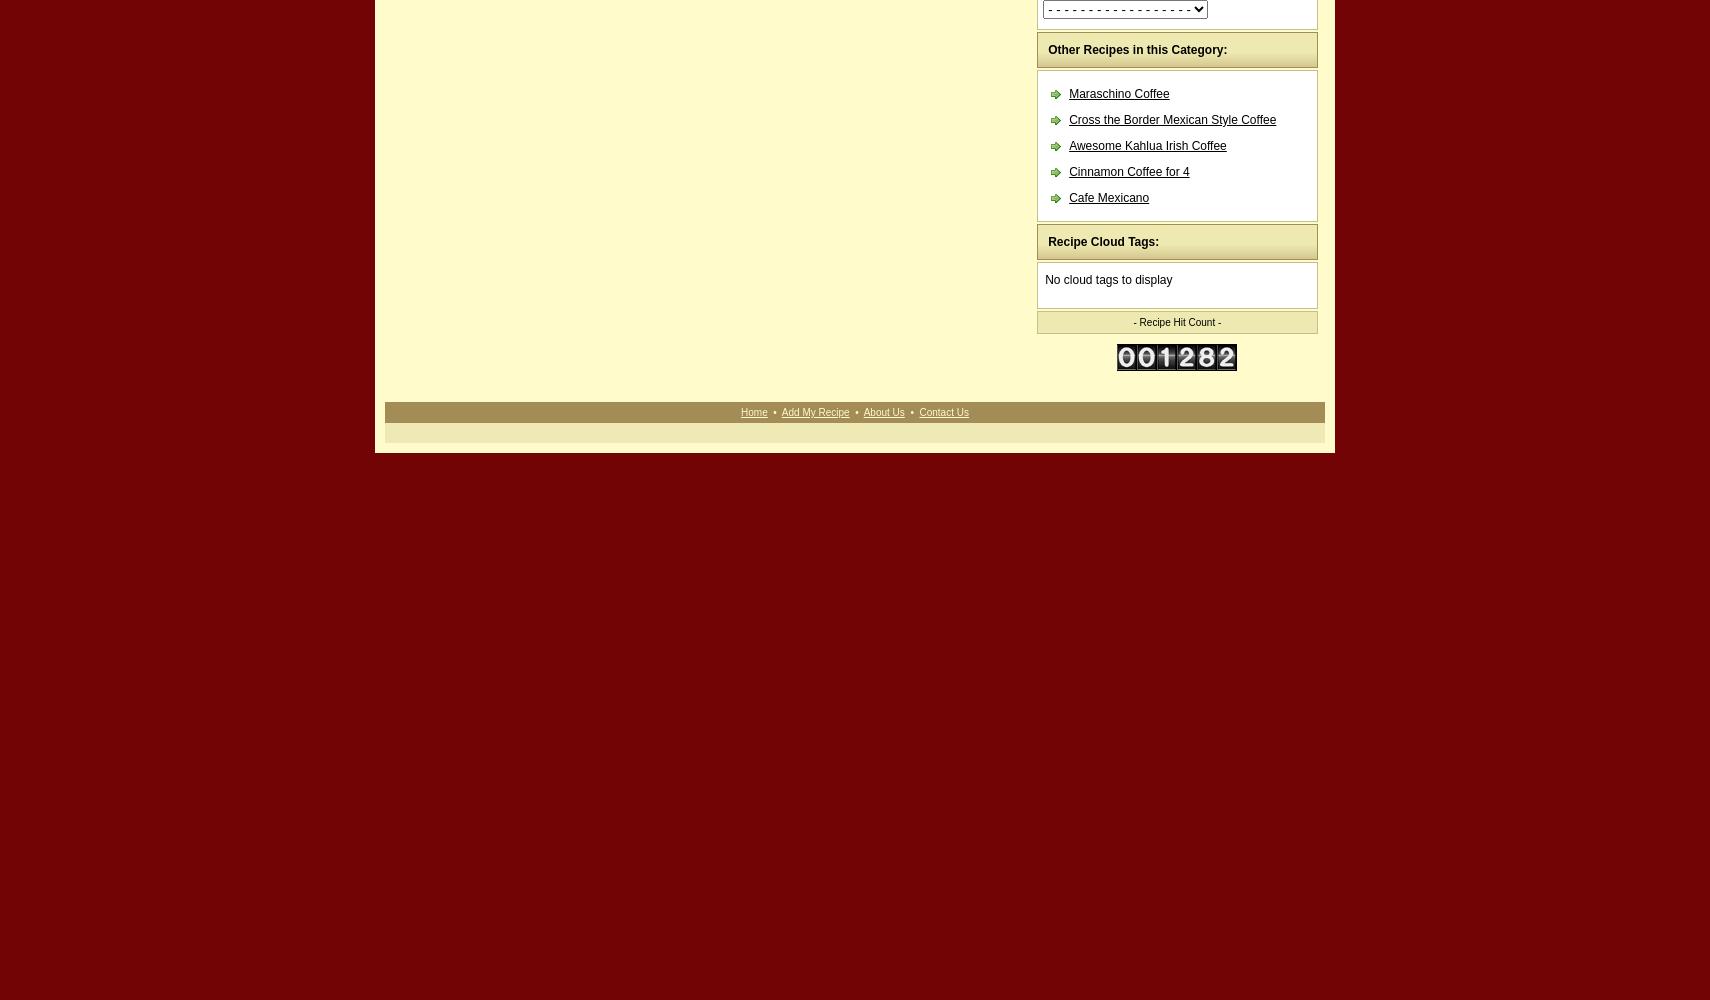 The image size is (1710, 1000). Describe the element at coordinates (1047, 241) in the screenshot. I see `'Recipe Cloud Tags:'` at that location.